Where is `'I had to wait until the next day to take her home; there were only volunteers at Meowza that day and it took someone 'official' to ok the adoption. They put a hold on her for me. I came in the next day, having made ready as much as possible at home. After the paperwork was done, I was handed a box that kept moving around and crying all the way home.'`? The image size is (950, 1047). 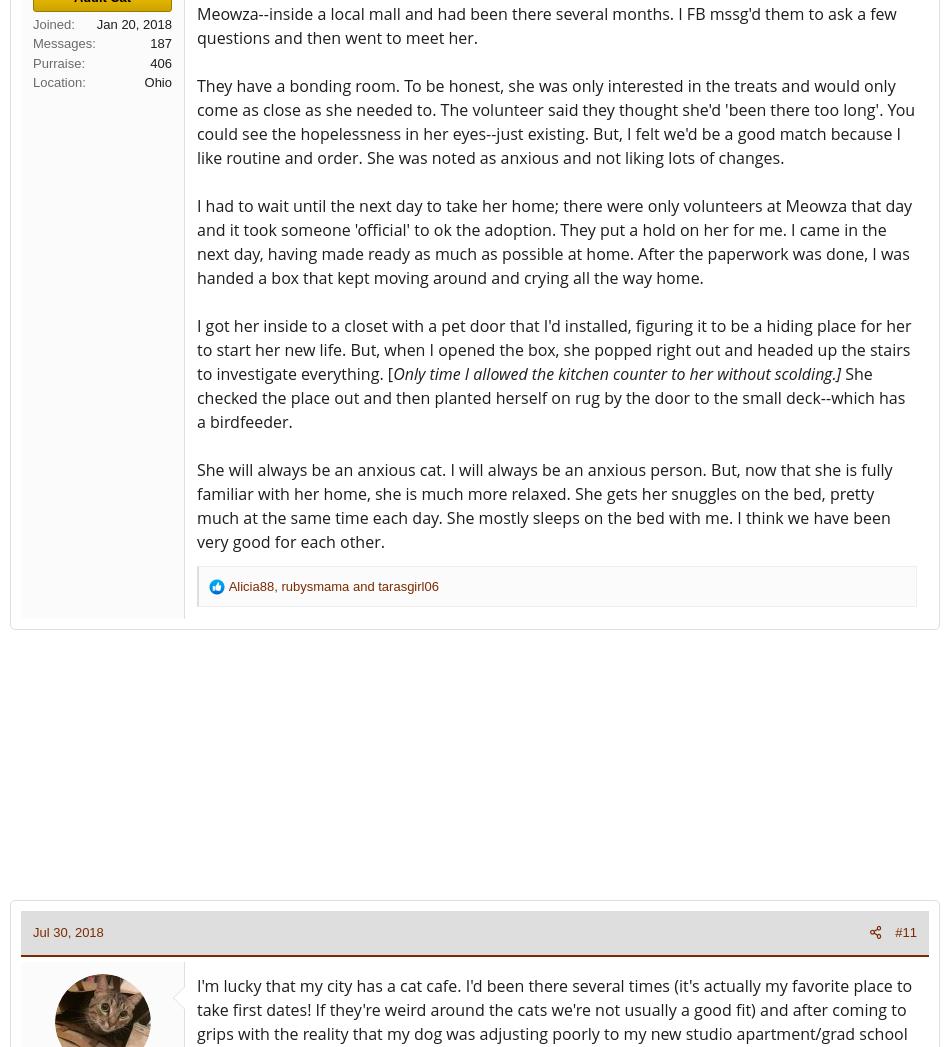 'I had to wait until the next day to take her home; there were only volunteers at Meowza that day and it took someone 'official' to ok the adoption. They put a hold on her for me. I came in the next day, having made ready as much as possible at home. After the paperwork was done, I was handed a box that kept moving around and crying all the way home.' is located at coordinates (554, 241).